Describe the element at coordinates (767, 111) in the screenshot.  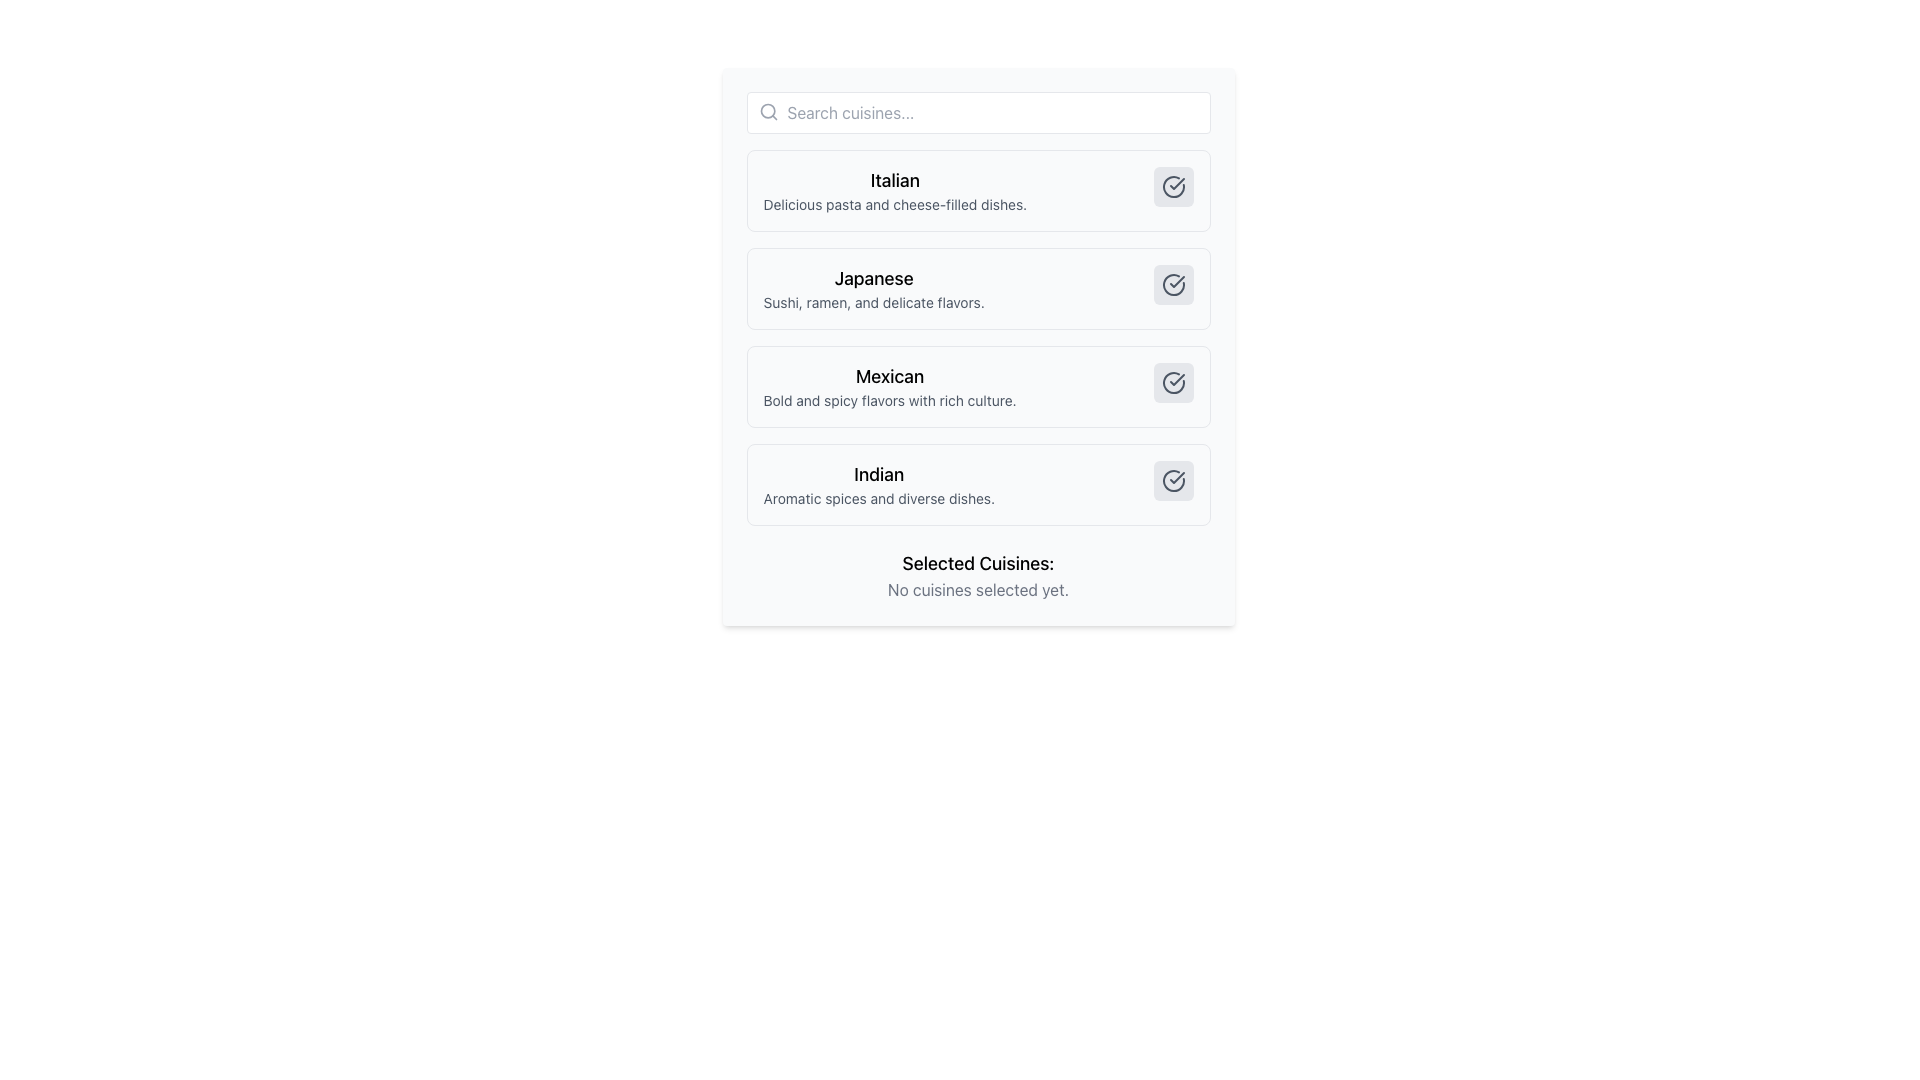
I see `the magnifying glass icon located on the left side of the search bar, which indicates search functionality` at that location.